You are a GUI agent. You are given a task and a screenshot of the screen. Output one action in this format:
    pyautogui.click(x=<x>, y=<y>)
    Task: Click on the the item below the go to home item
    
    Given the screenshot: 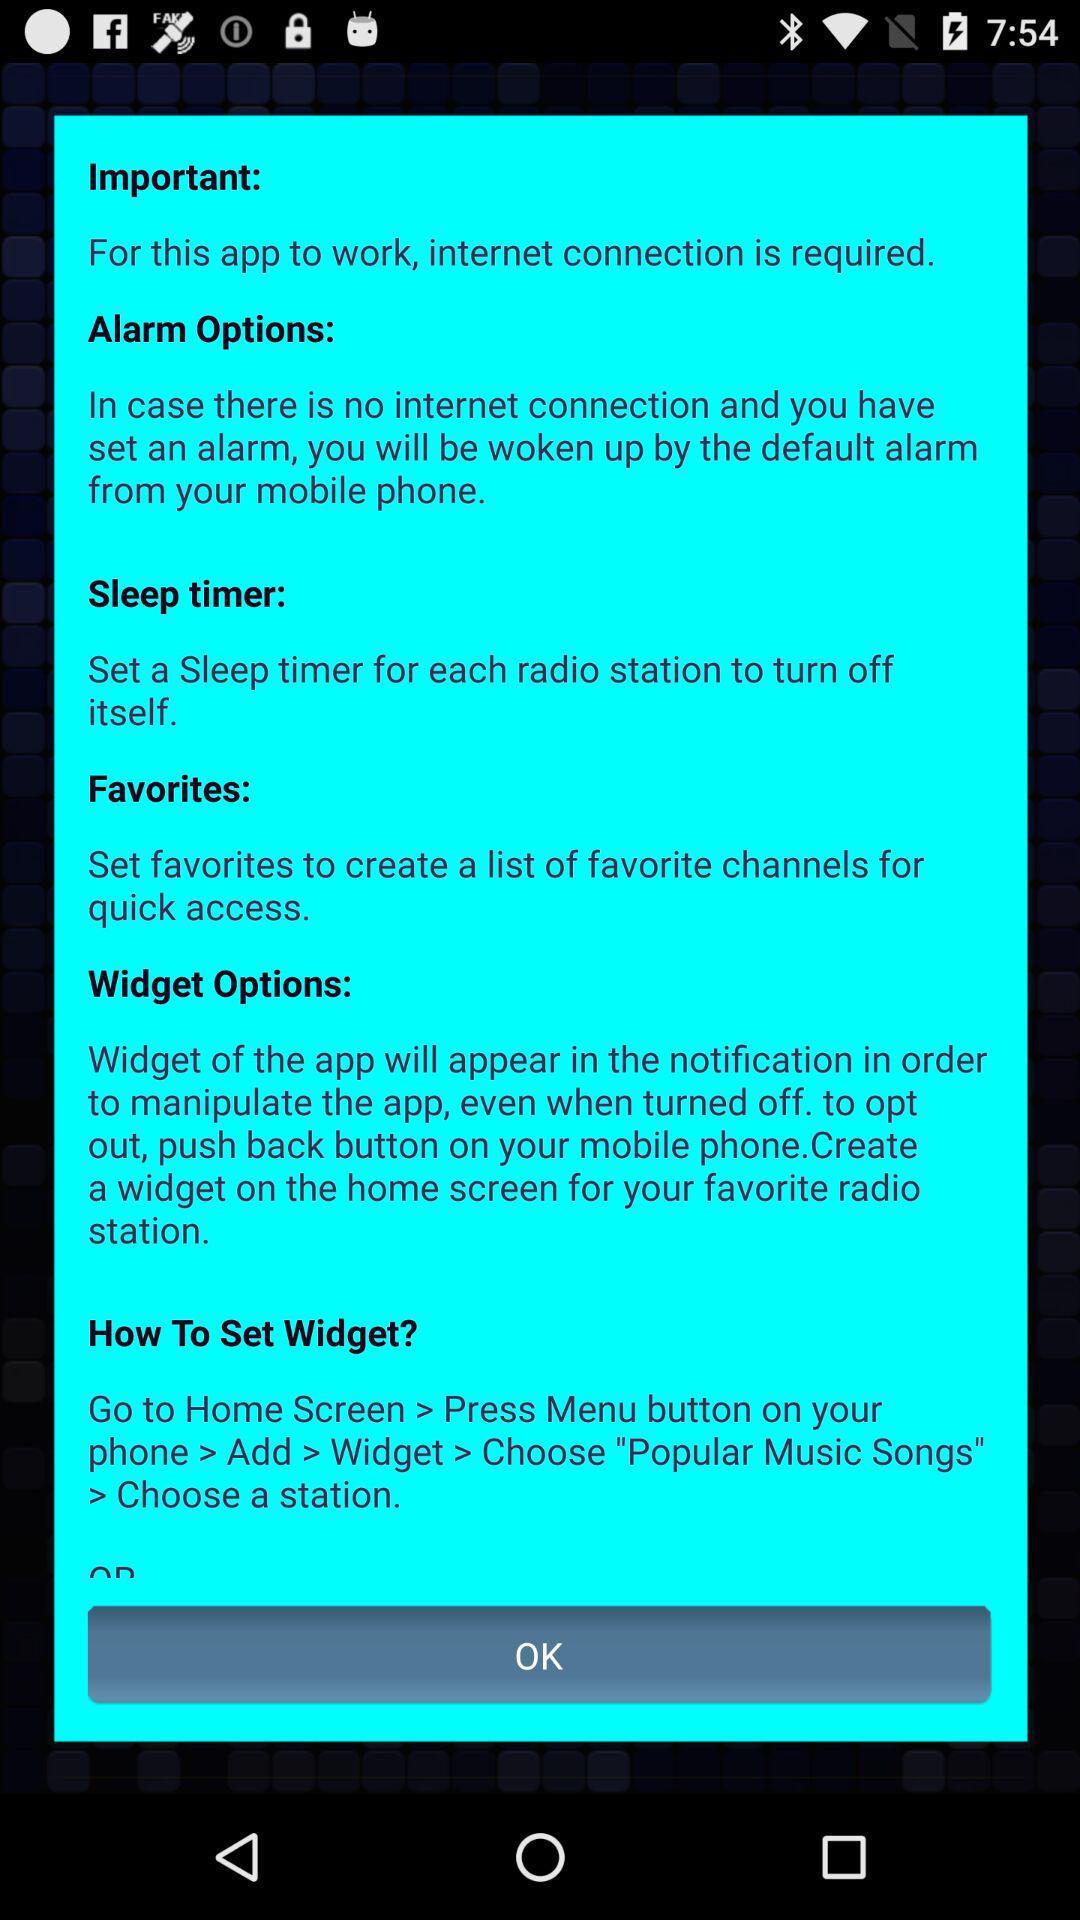 What is the action you would take?
    pyautogui.click(x=540, y=1655)
    